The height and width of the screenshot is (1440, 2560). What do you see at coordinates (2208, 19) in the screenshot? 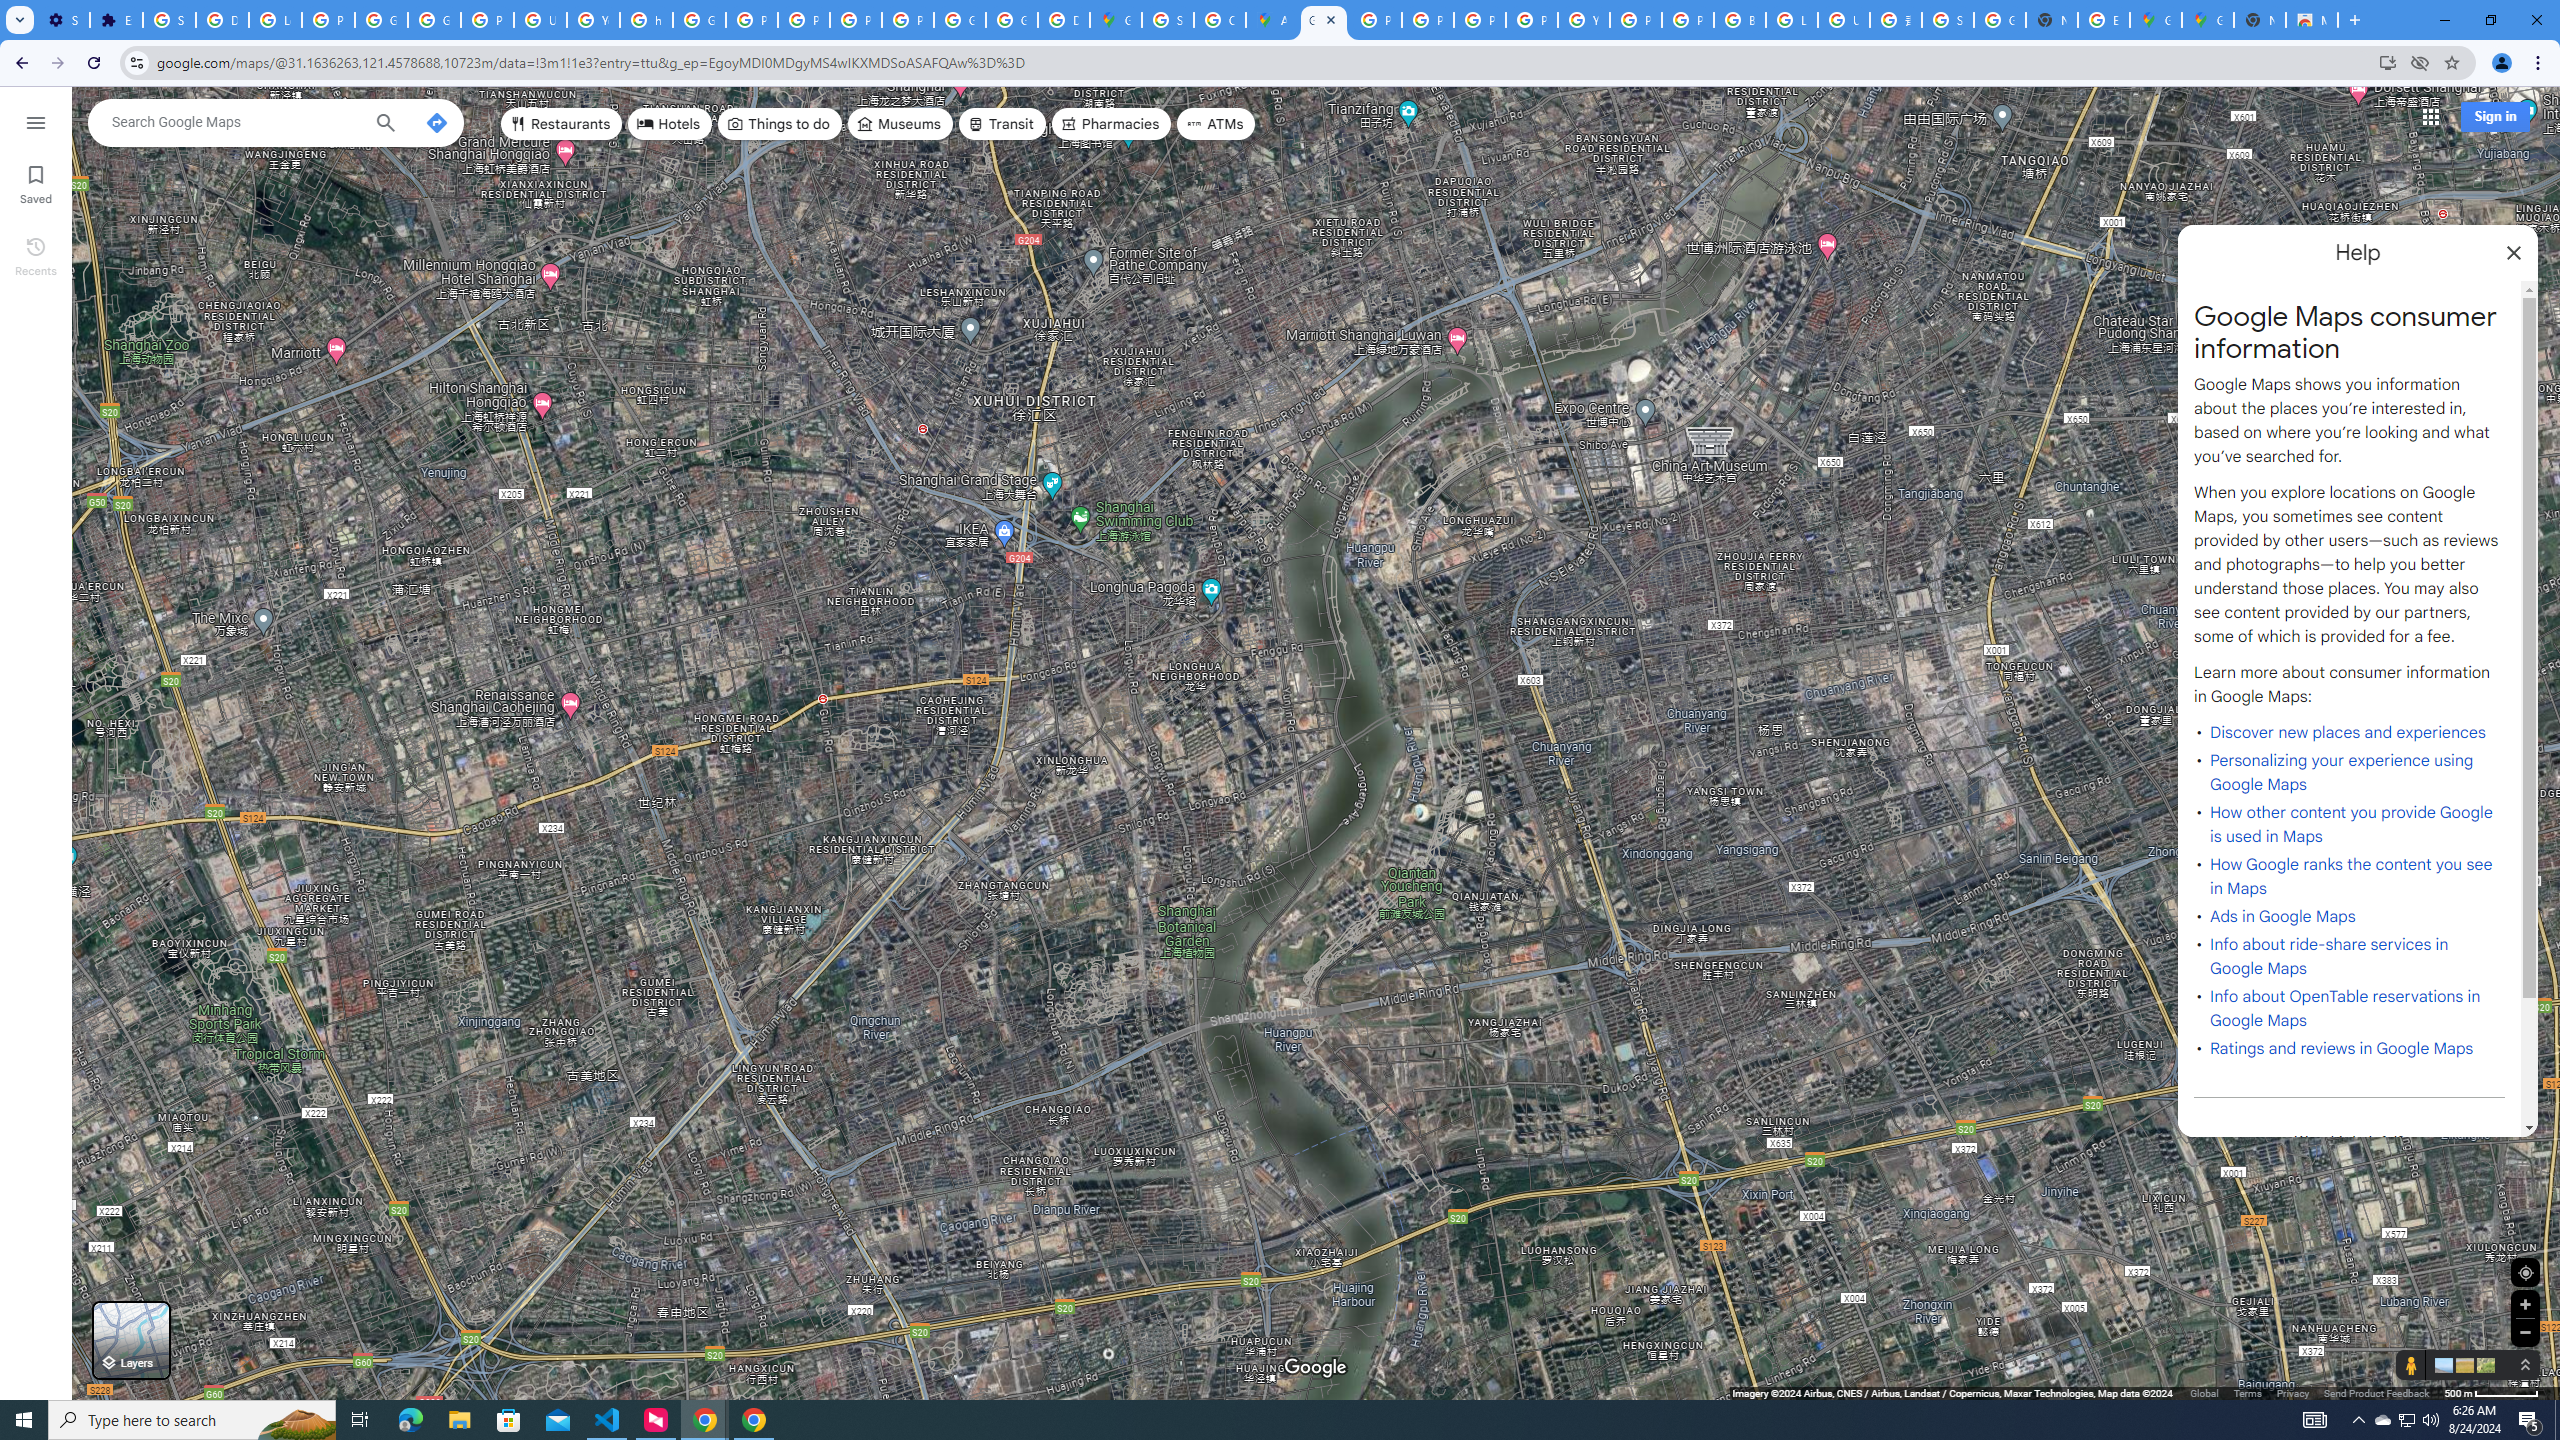
I see `'Google Maps'` at bounding box center [2208, 19].